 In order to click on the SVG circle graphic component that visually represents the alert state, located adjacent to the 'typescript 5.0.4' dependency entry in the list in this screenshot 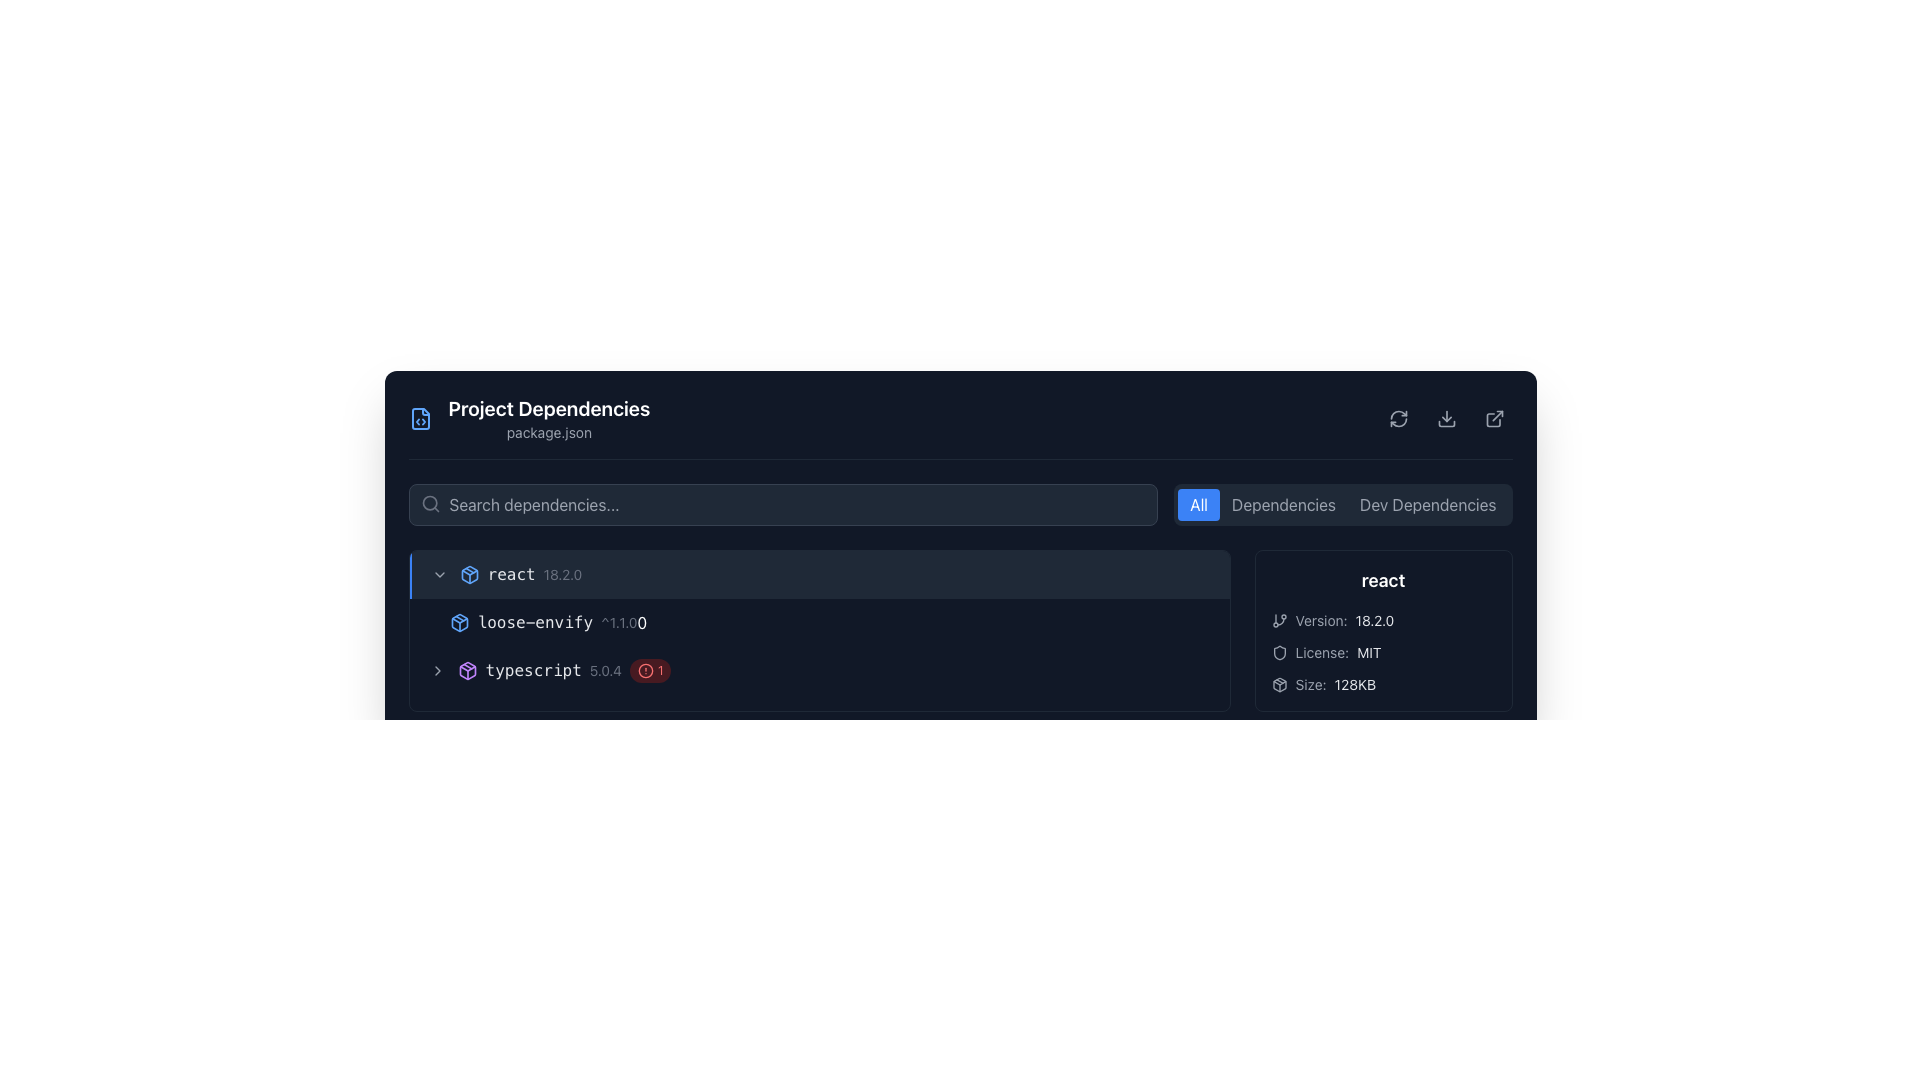, I will do `click(645, 671)`.